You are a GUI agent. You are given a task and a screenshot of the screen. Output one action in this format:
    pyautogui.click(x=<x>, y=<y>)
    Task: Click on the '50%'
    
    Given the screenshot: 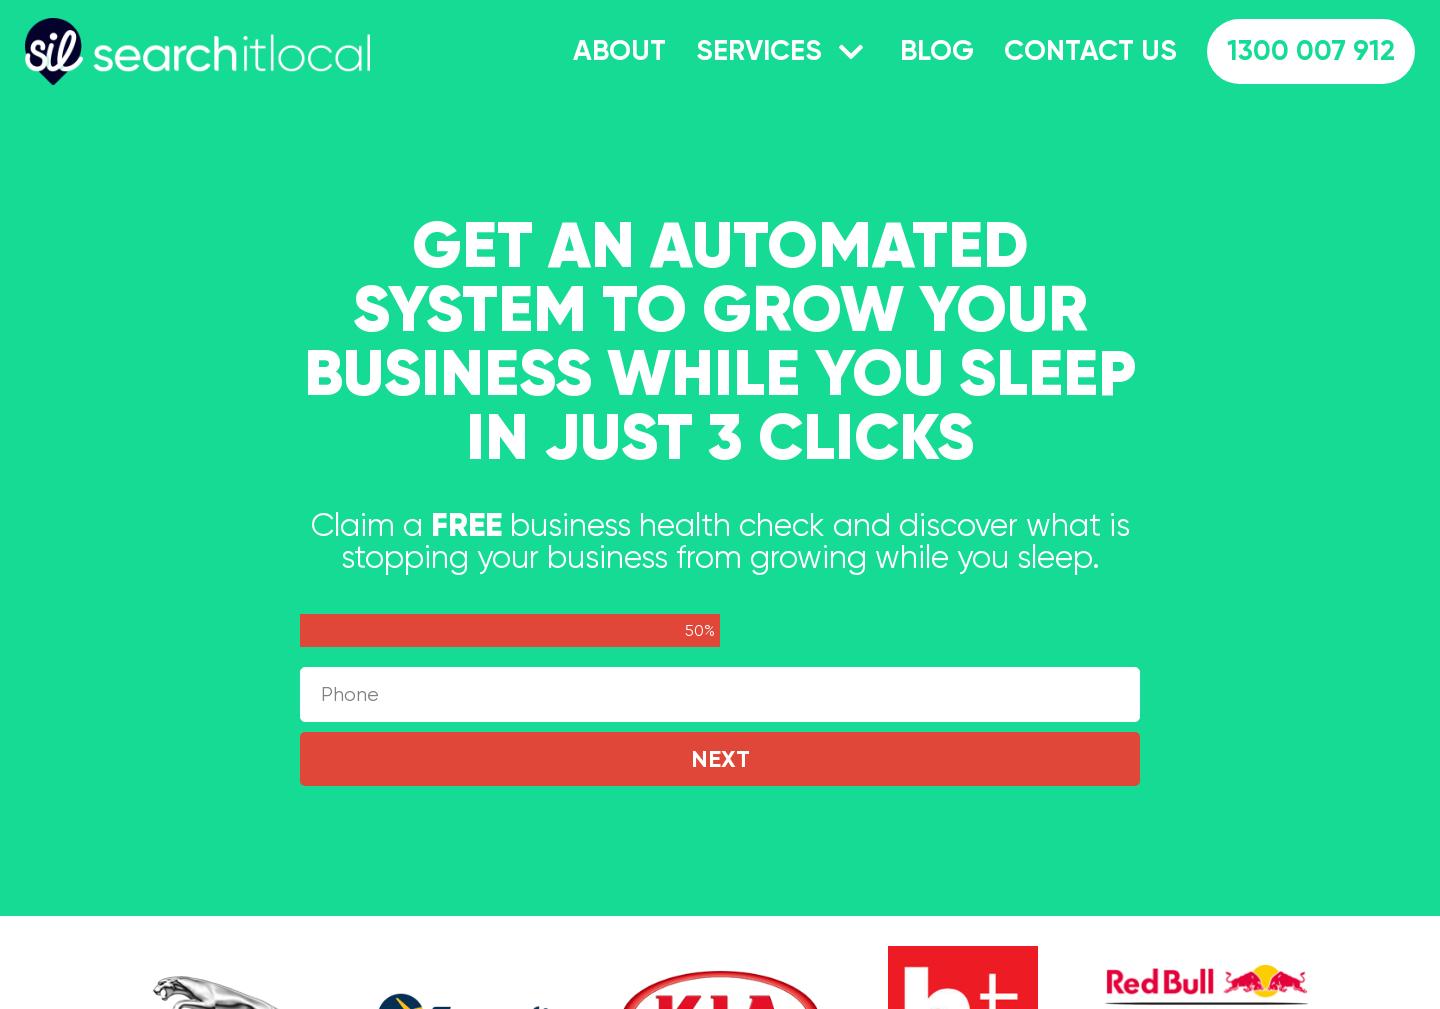 What is the action you would take?
    pyautogui.click(x=685, y=630)
    